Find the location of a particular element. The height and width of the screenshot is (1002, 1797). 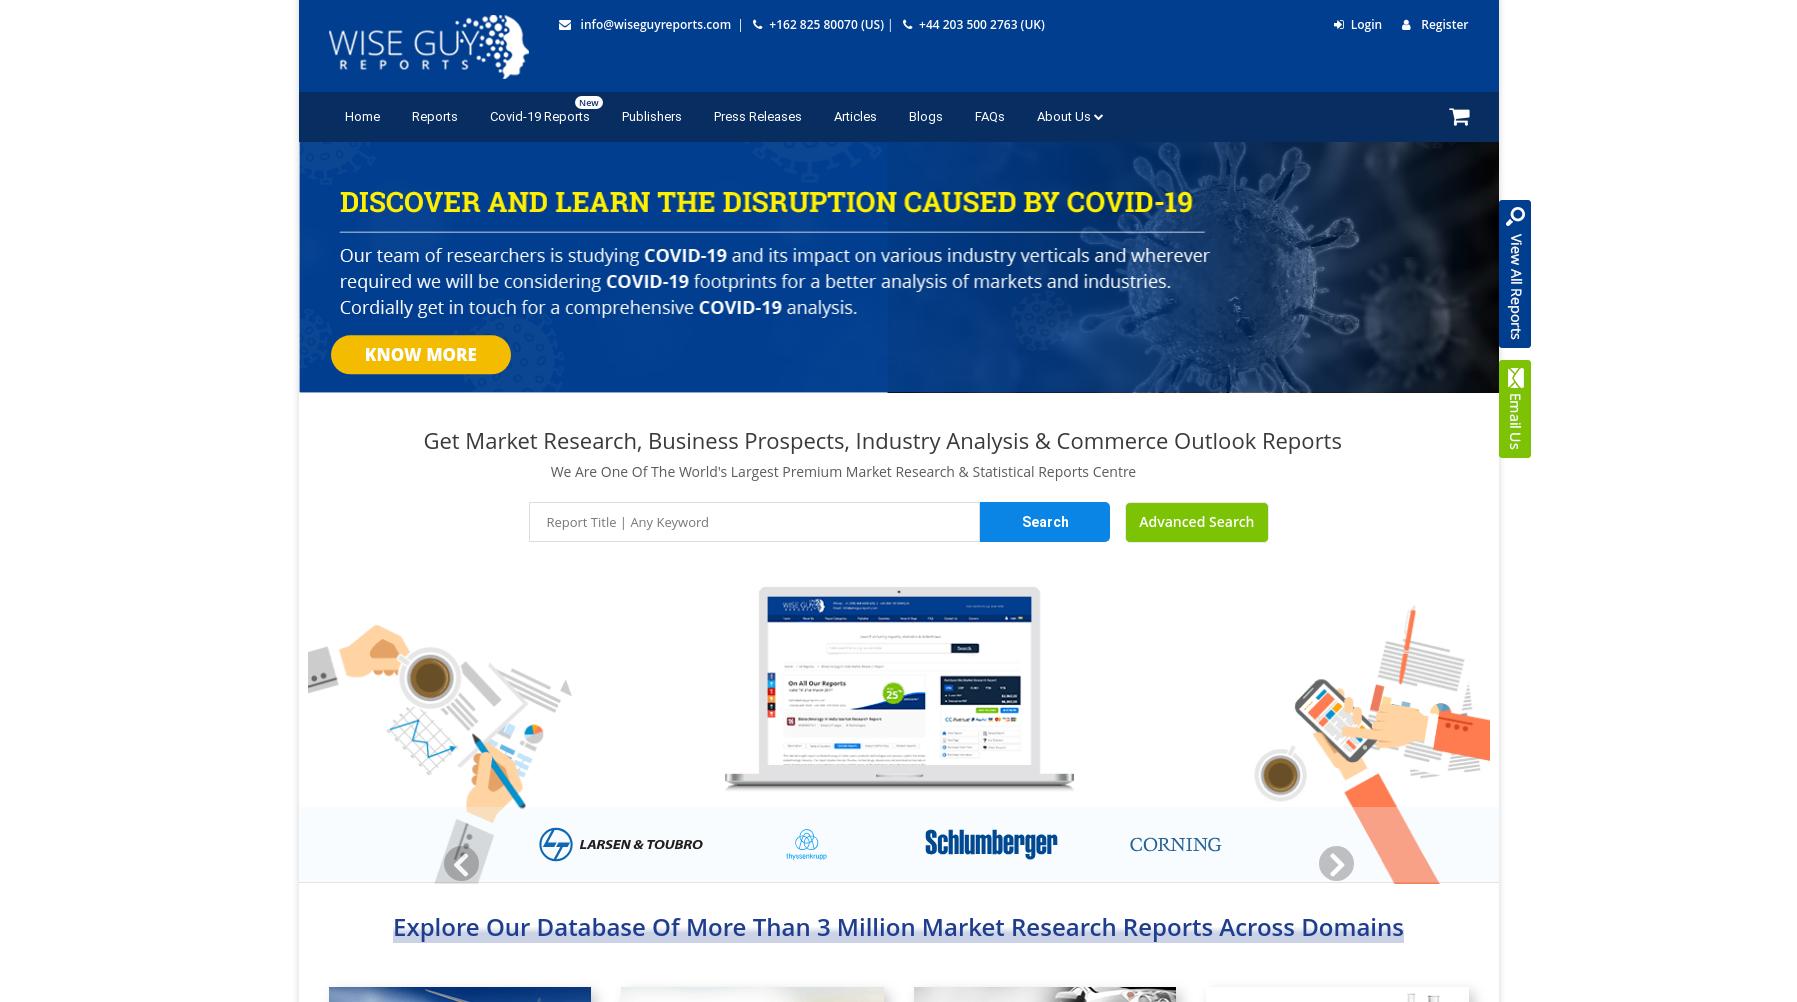

'Blogs' is located at coordinates (924, 115).